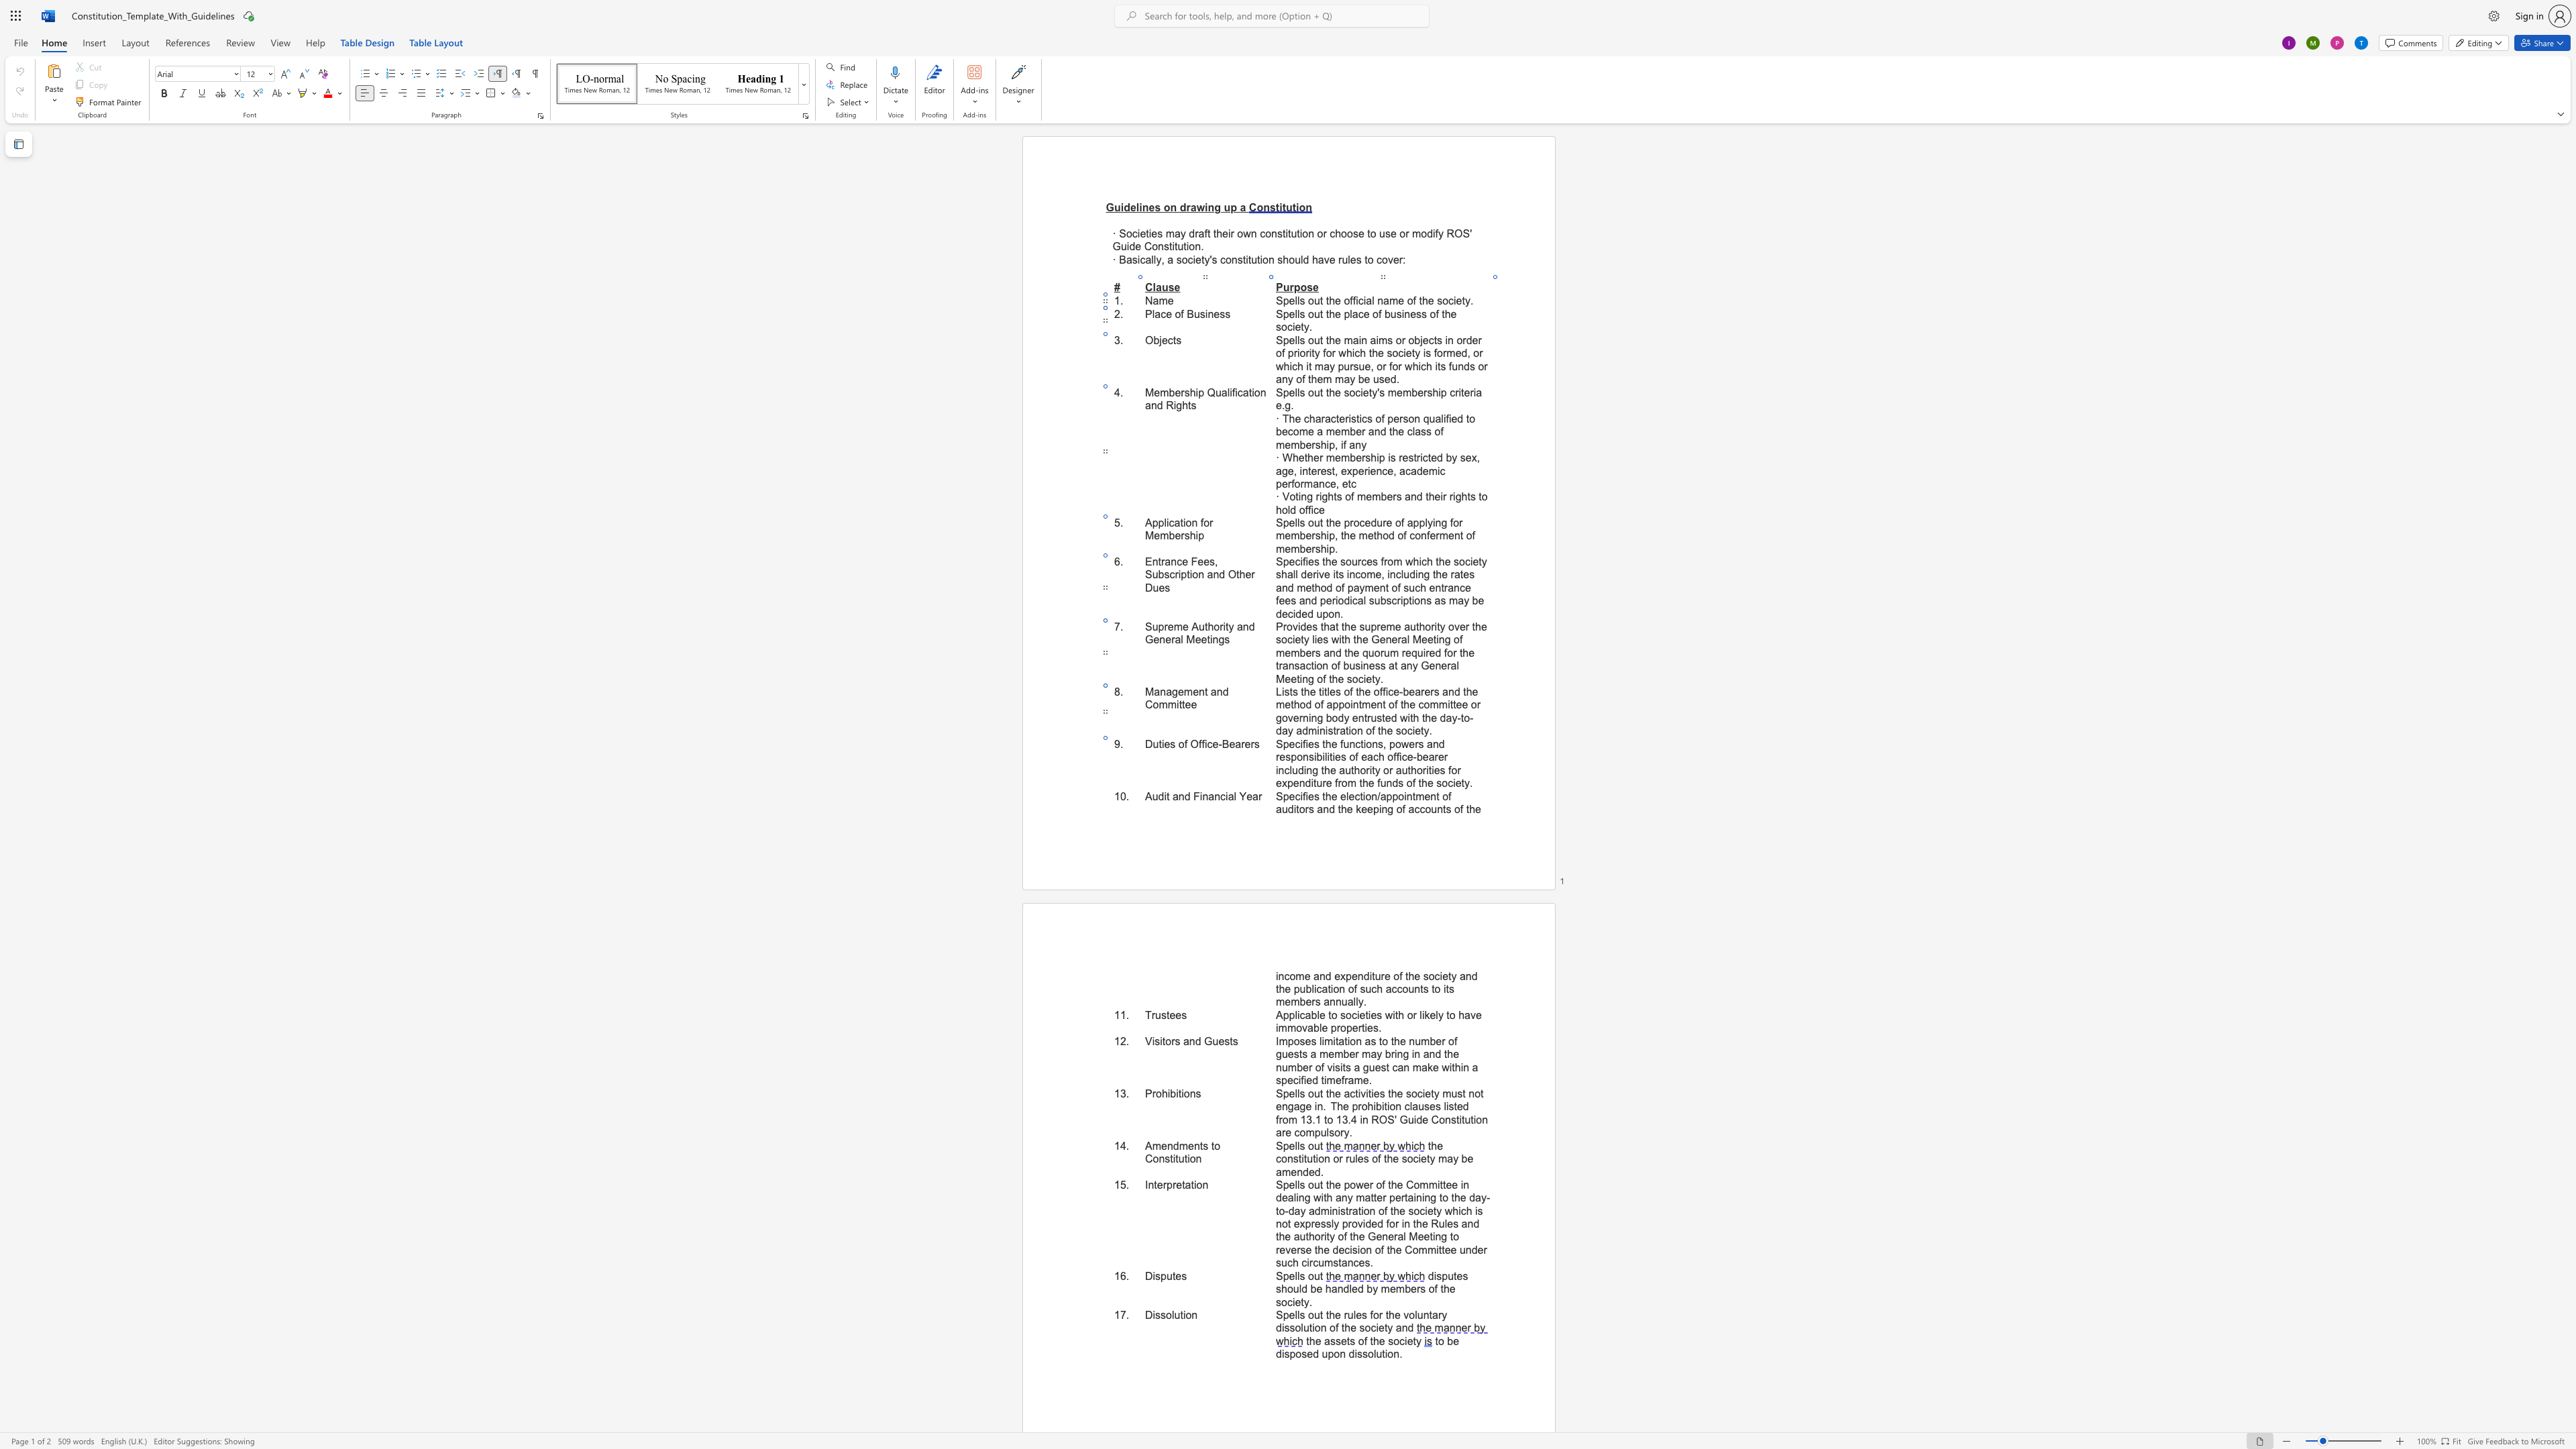 This screenshot has height=1449, width=2576. I want to click on the 3th character "a" in the text, so click(1391, 665).